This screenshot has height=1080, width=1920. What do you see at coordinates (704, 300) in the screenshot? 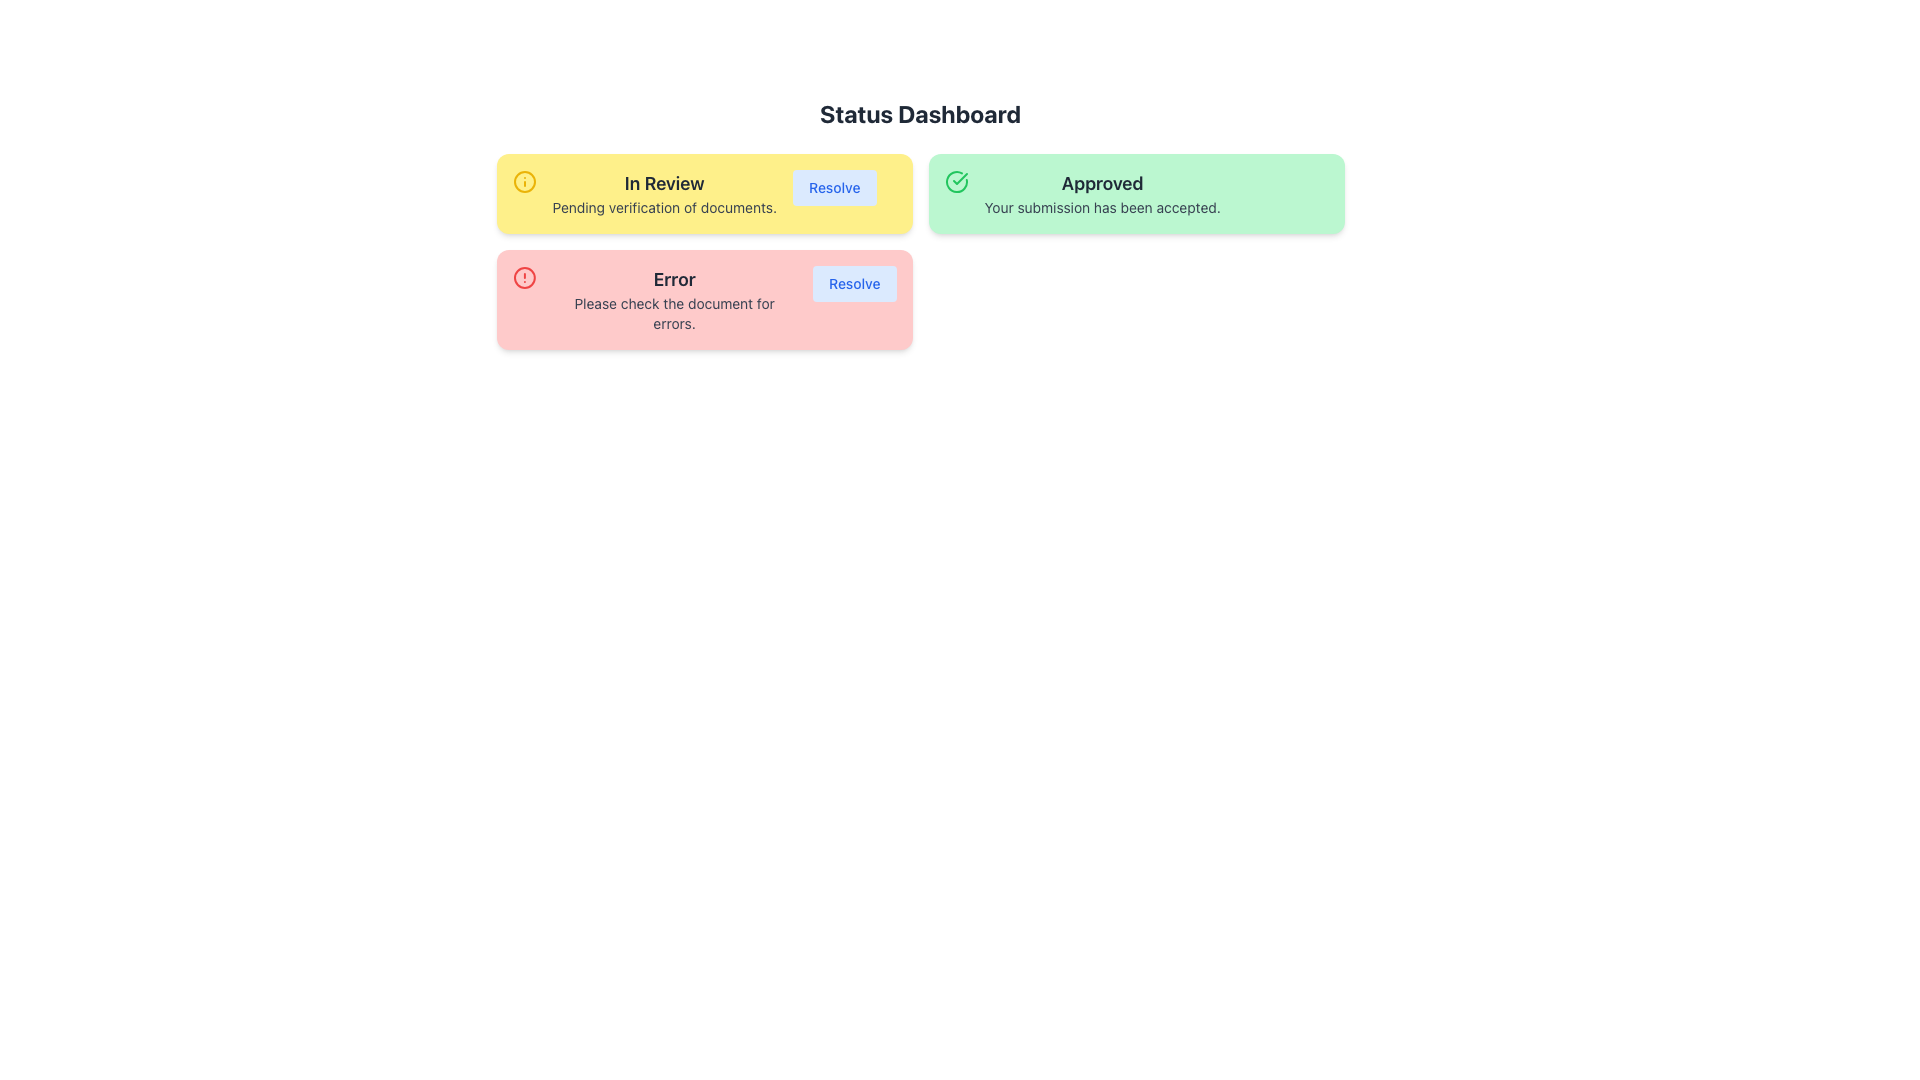
I see `the Notification card located in the lower-left area of the grid layout` at bounding box center [704, 300].